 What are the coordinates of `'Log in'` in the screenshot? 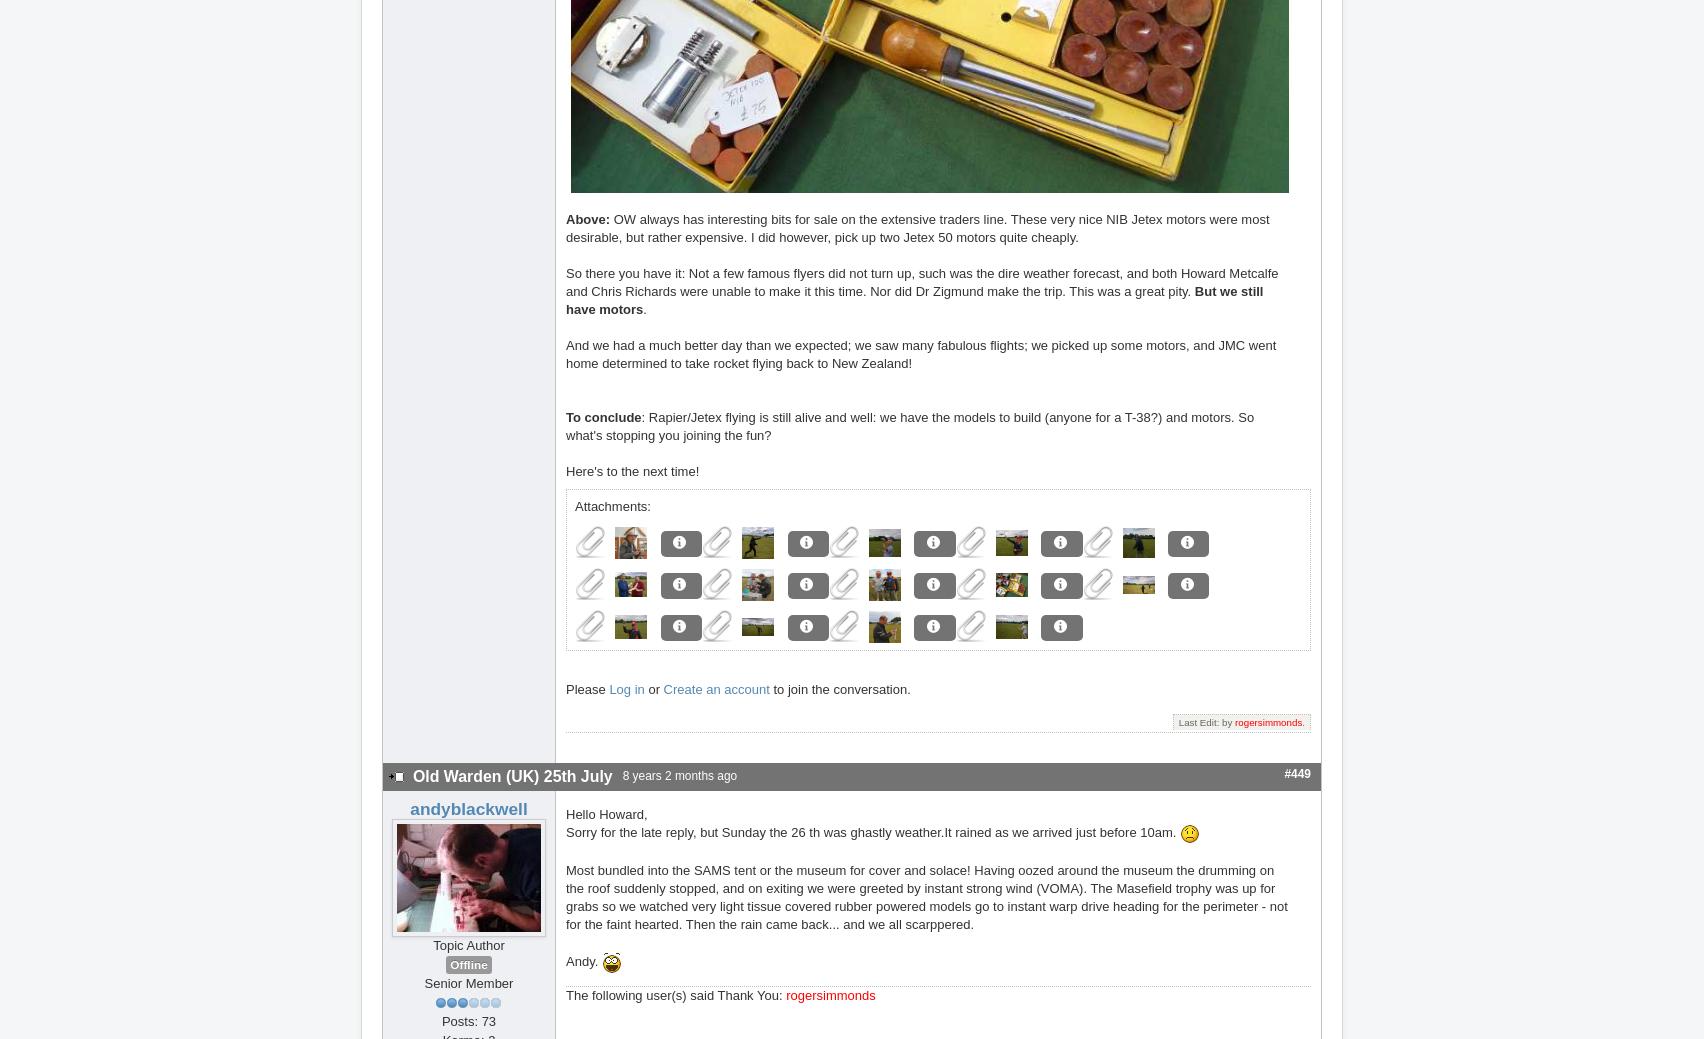 It's located at (609, 689).